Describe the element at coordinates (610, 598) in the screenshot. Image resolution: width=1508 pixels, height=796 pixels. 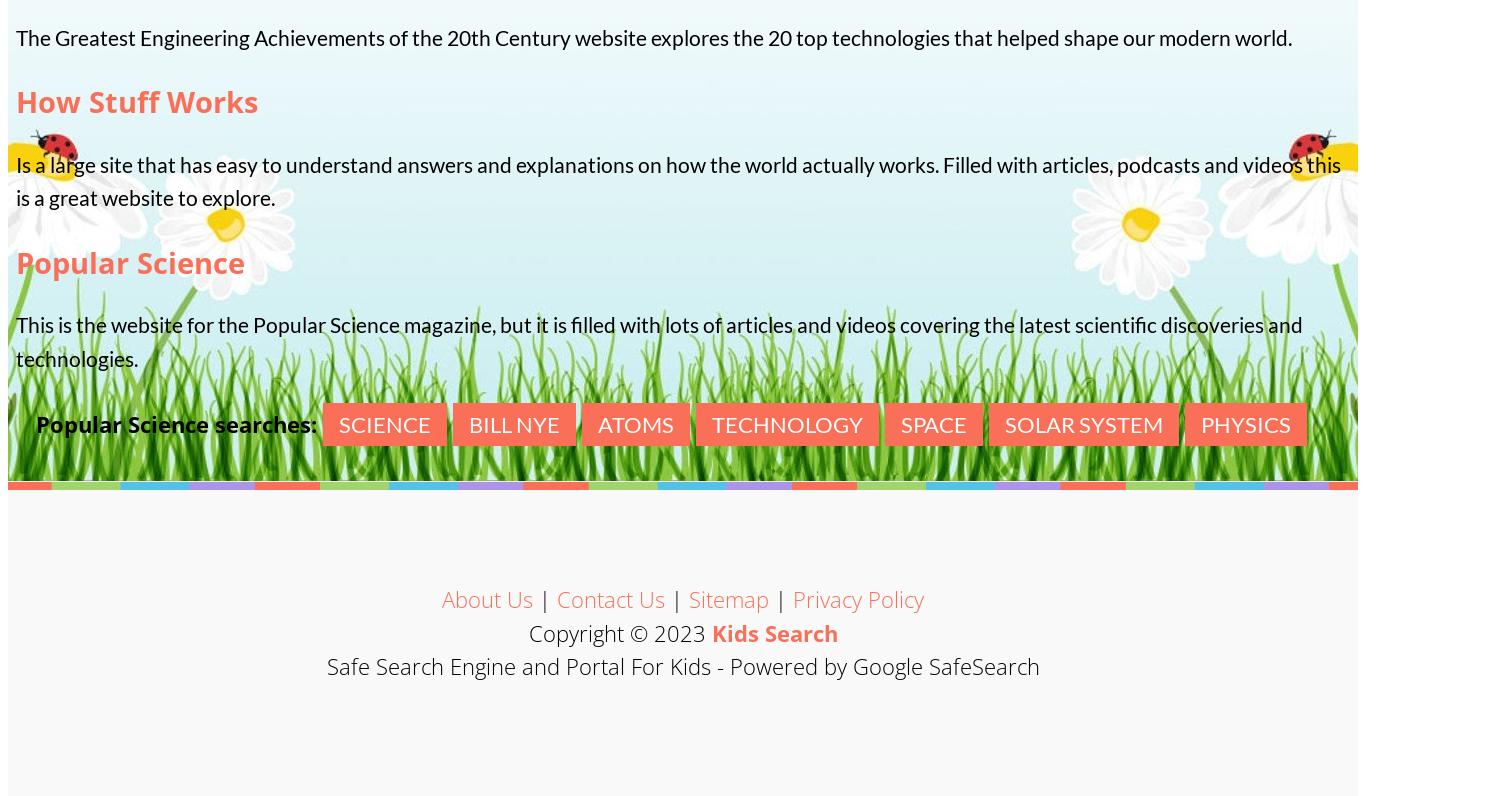
I see `'Contact Us'` at that location.